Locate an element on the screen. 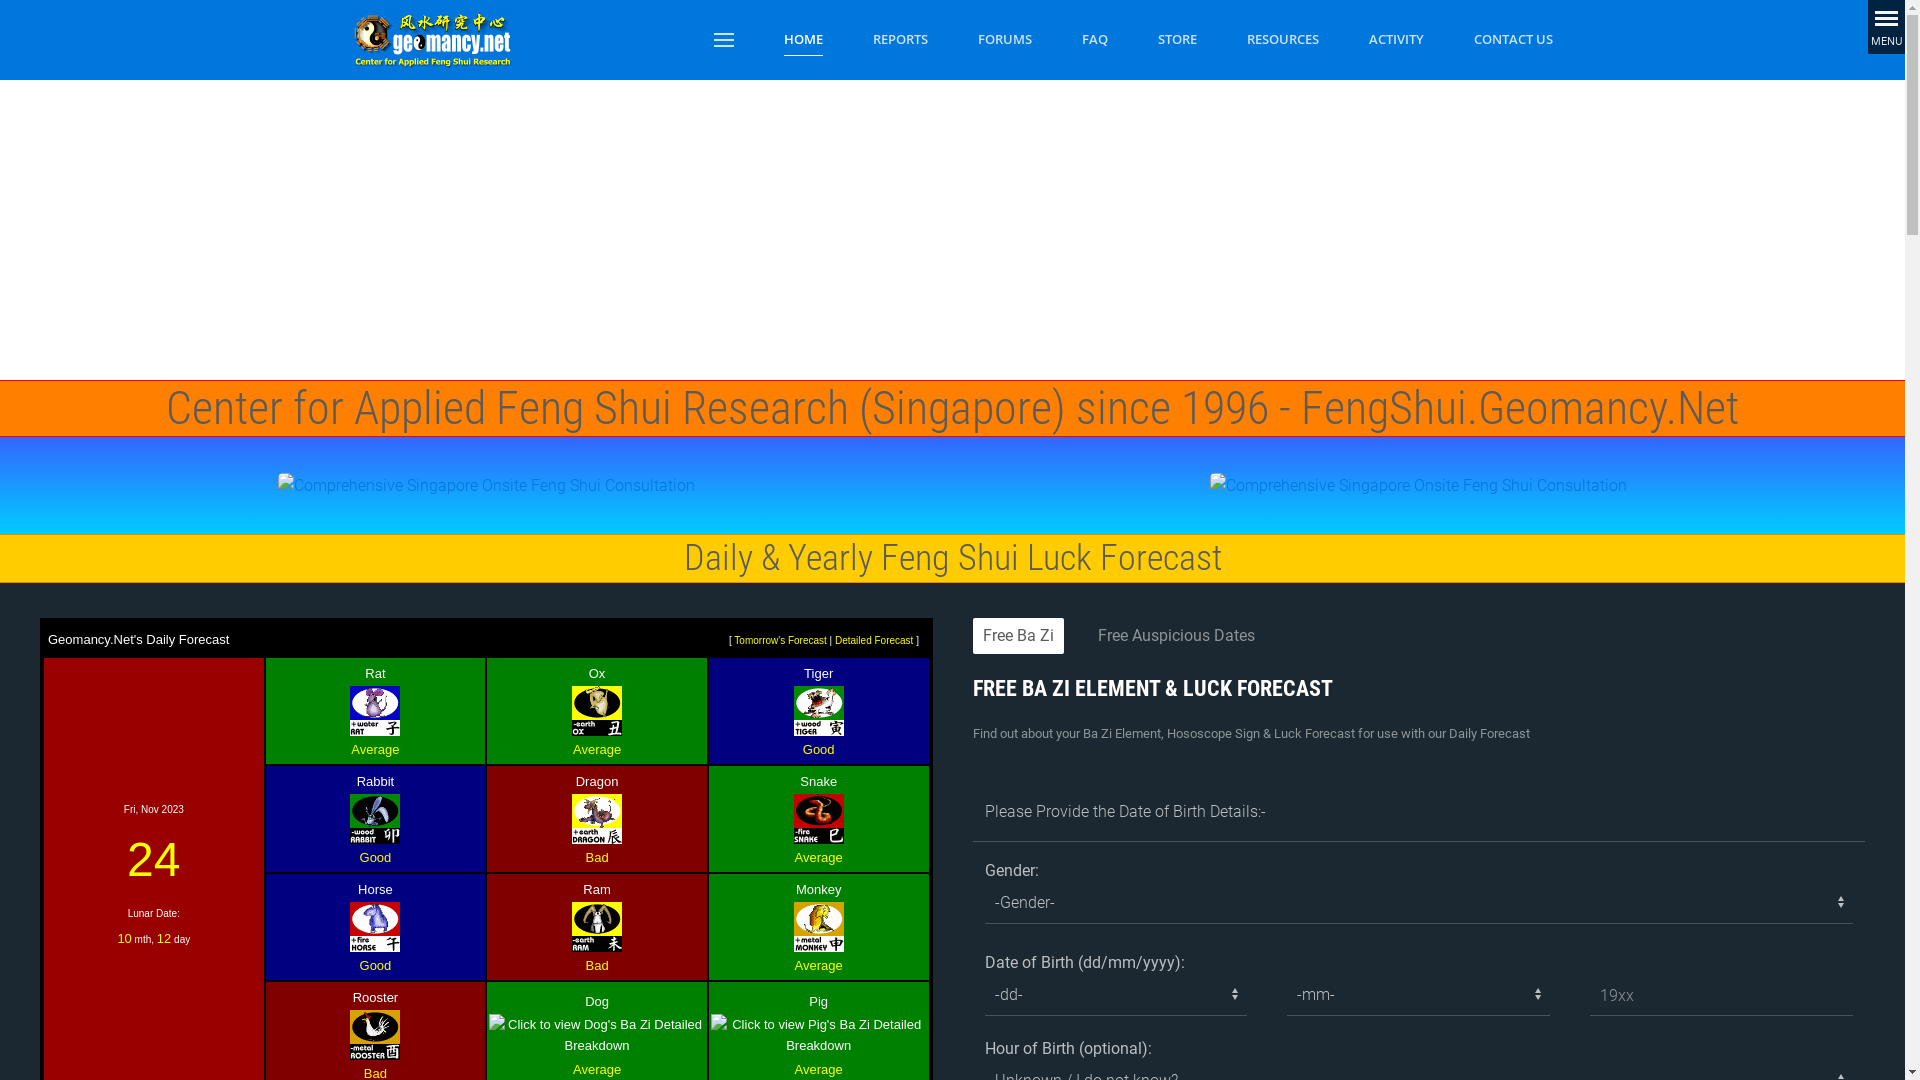  'Free Ba Zi' is located at coordinates (1017, 636).